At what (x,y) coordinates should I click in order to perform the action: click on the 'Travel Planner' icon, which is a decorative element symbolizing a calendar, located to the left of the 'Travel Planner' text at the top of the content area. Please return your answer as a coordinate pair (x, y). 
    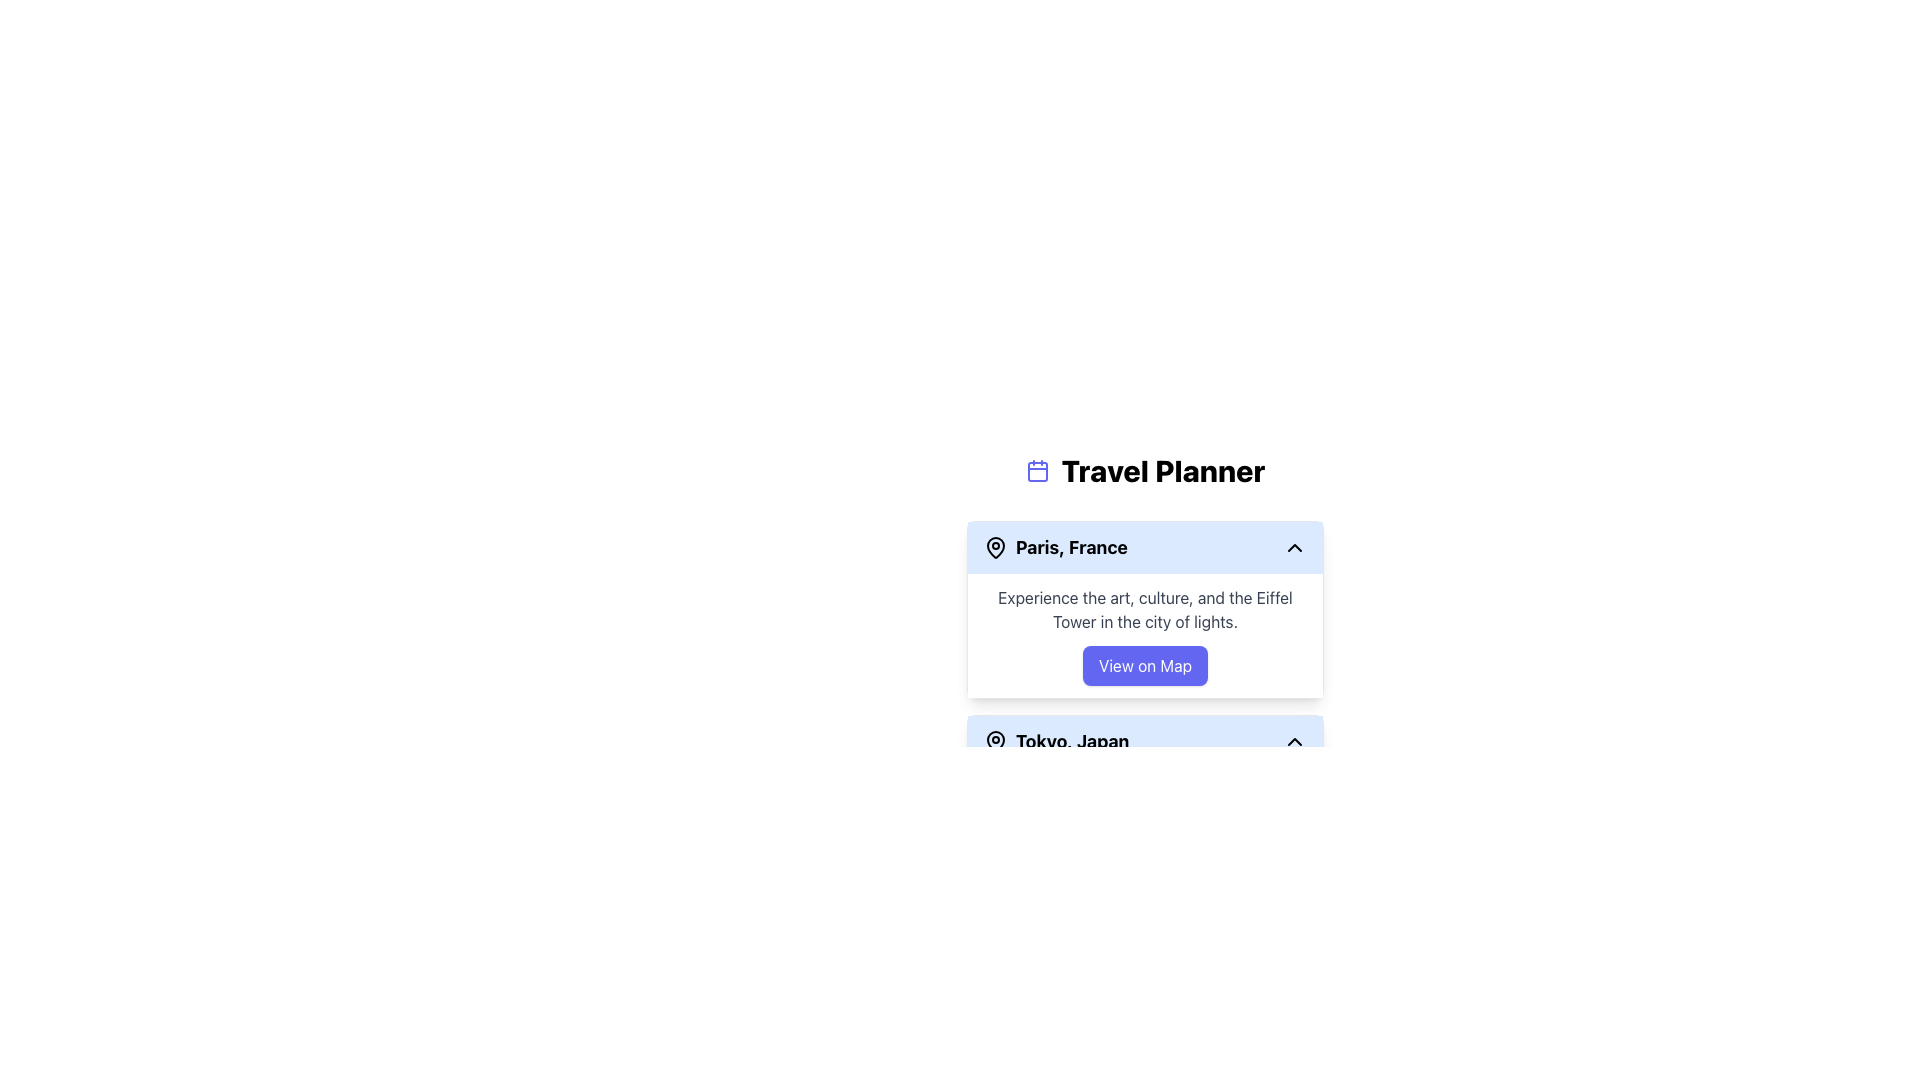
    Looking at the image, I should click on (1037, 470).